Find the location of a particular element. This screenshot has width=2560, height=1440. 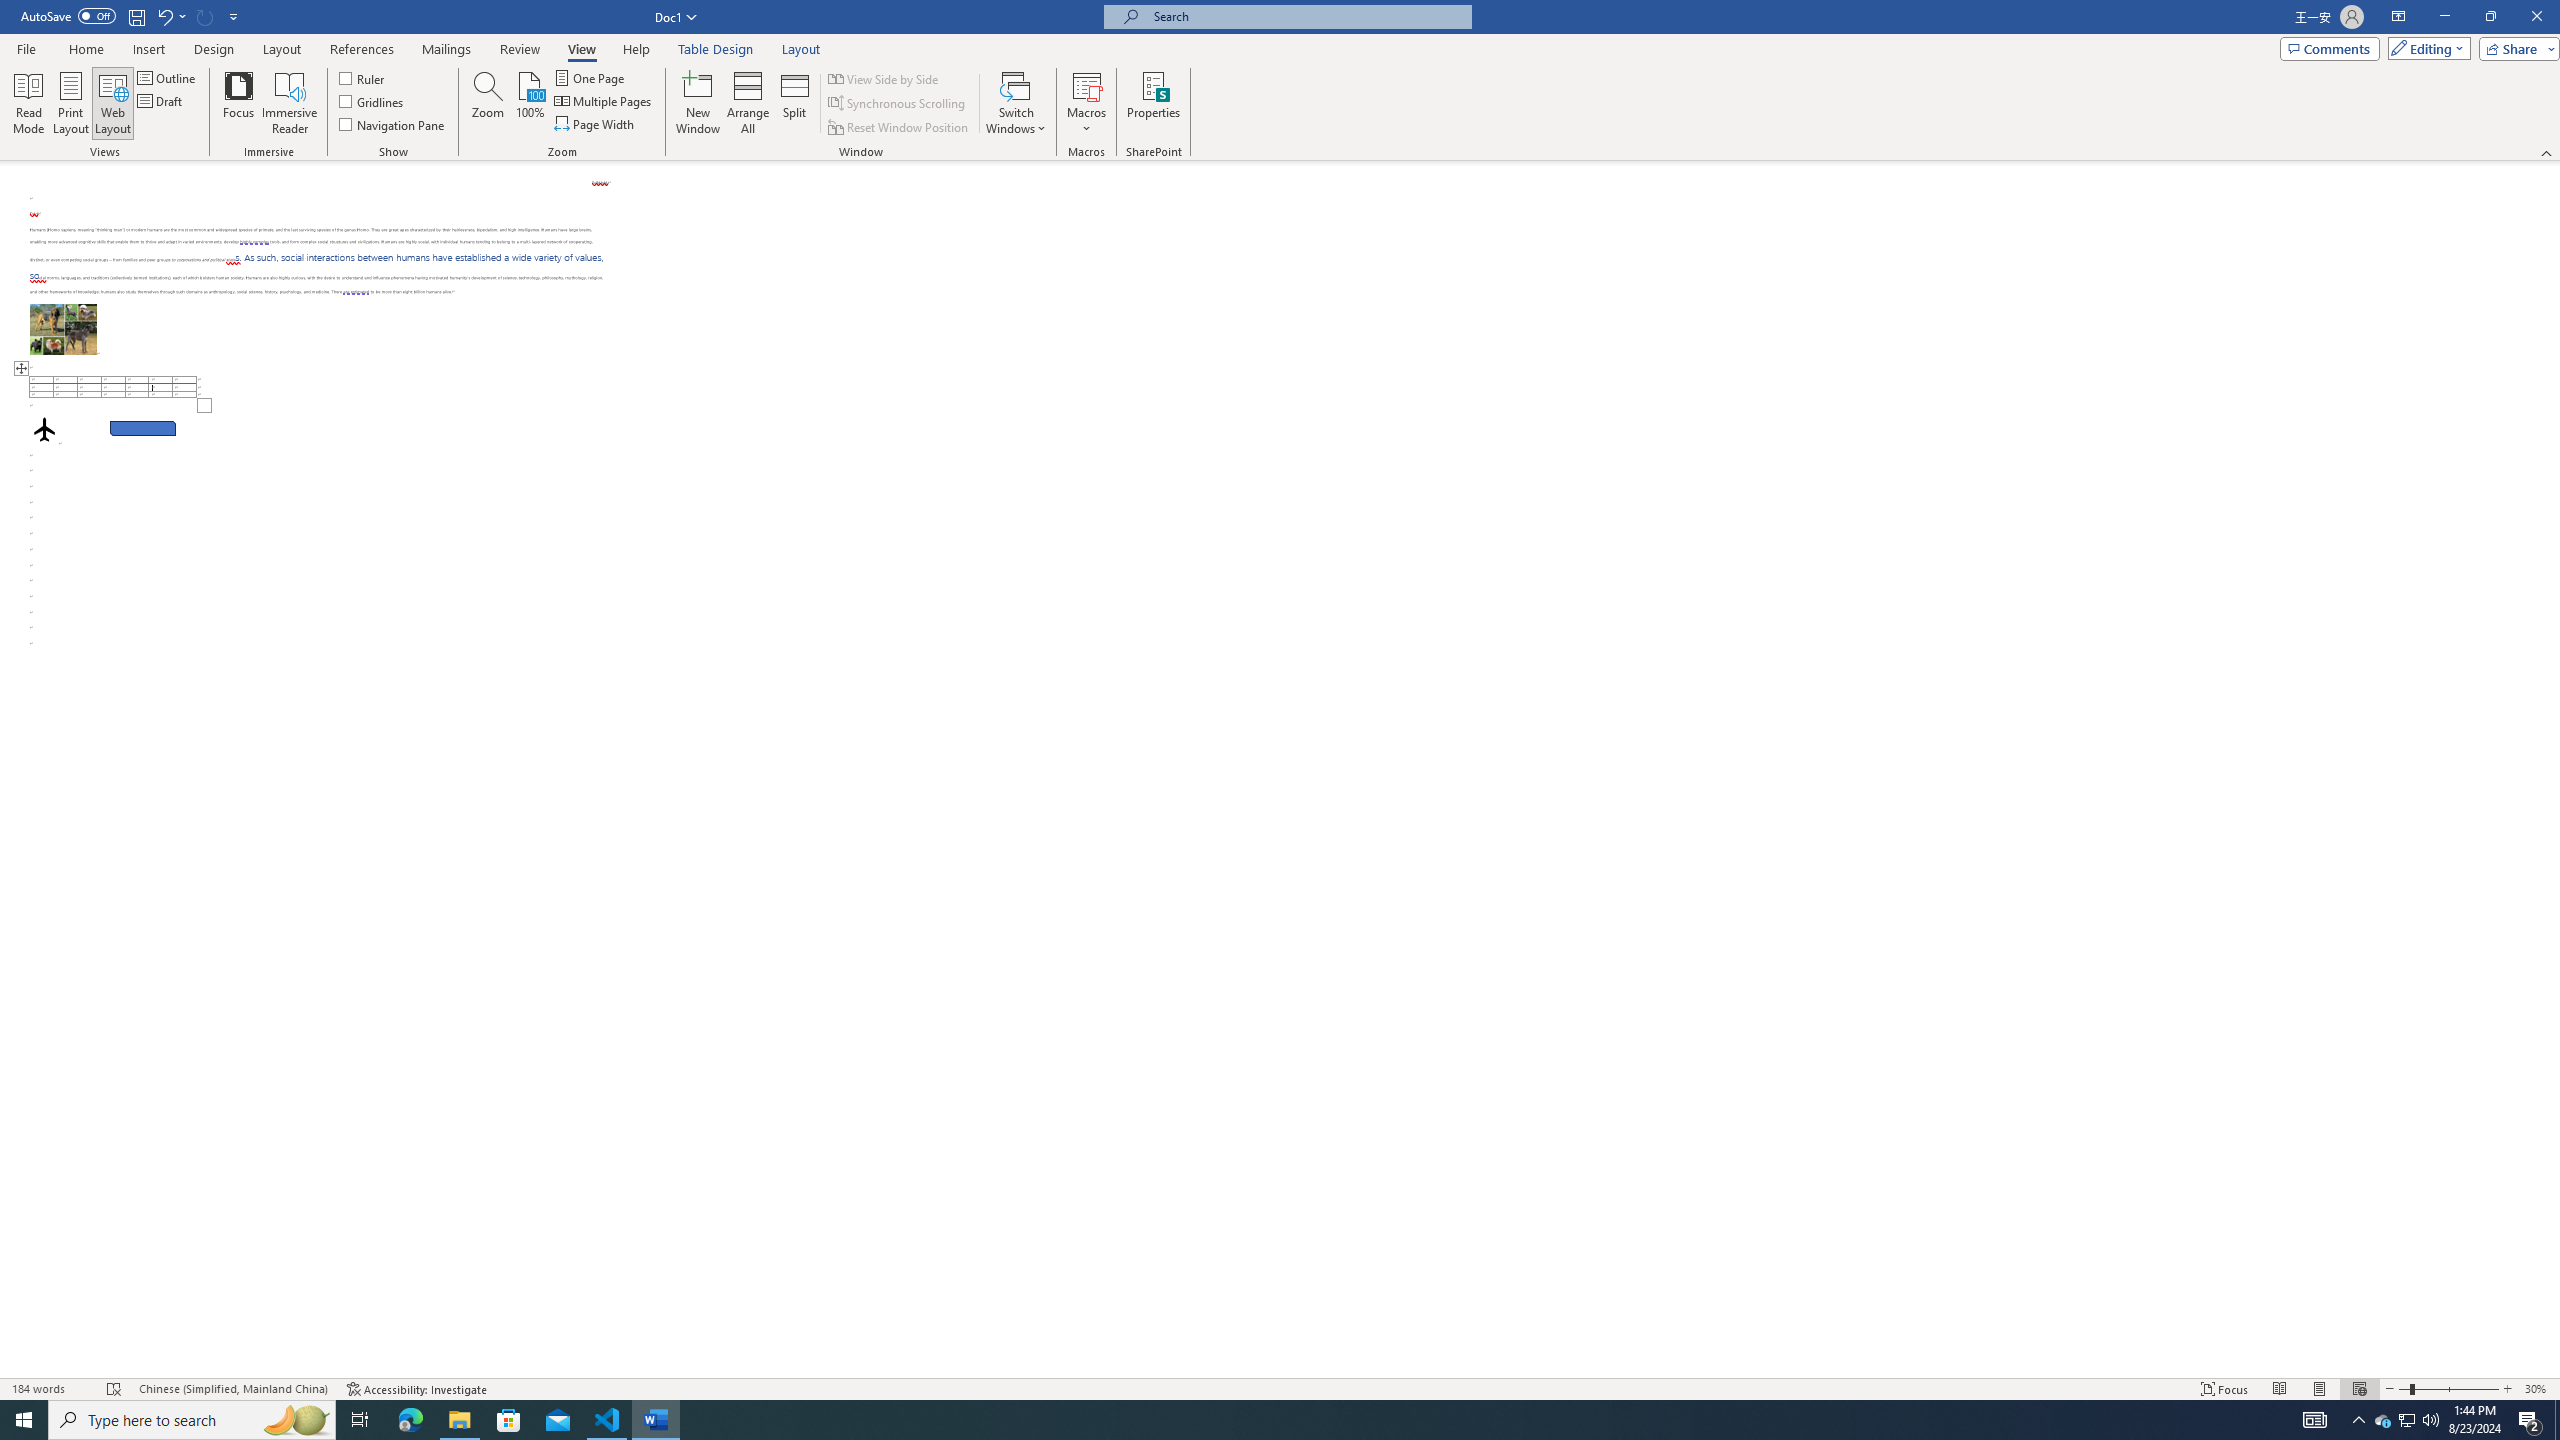

'Review' is located at coordinates (518, 49).